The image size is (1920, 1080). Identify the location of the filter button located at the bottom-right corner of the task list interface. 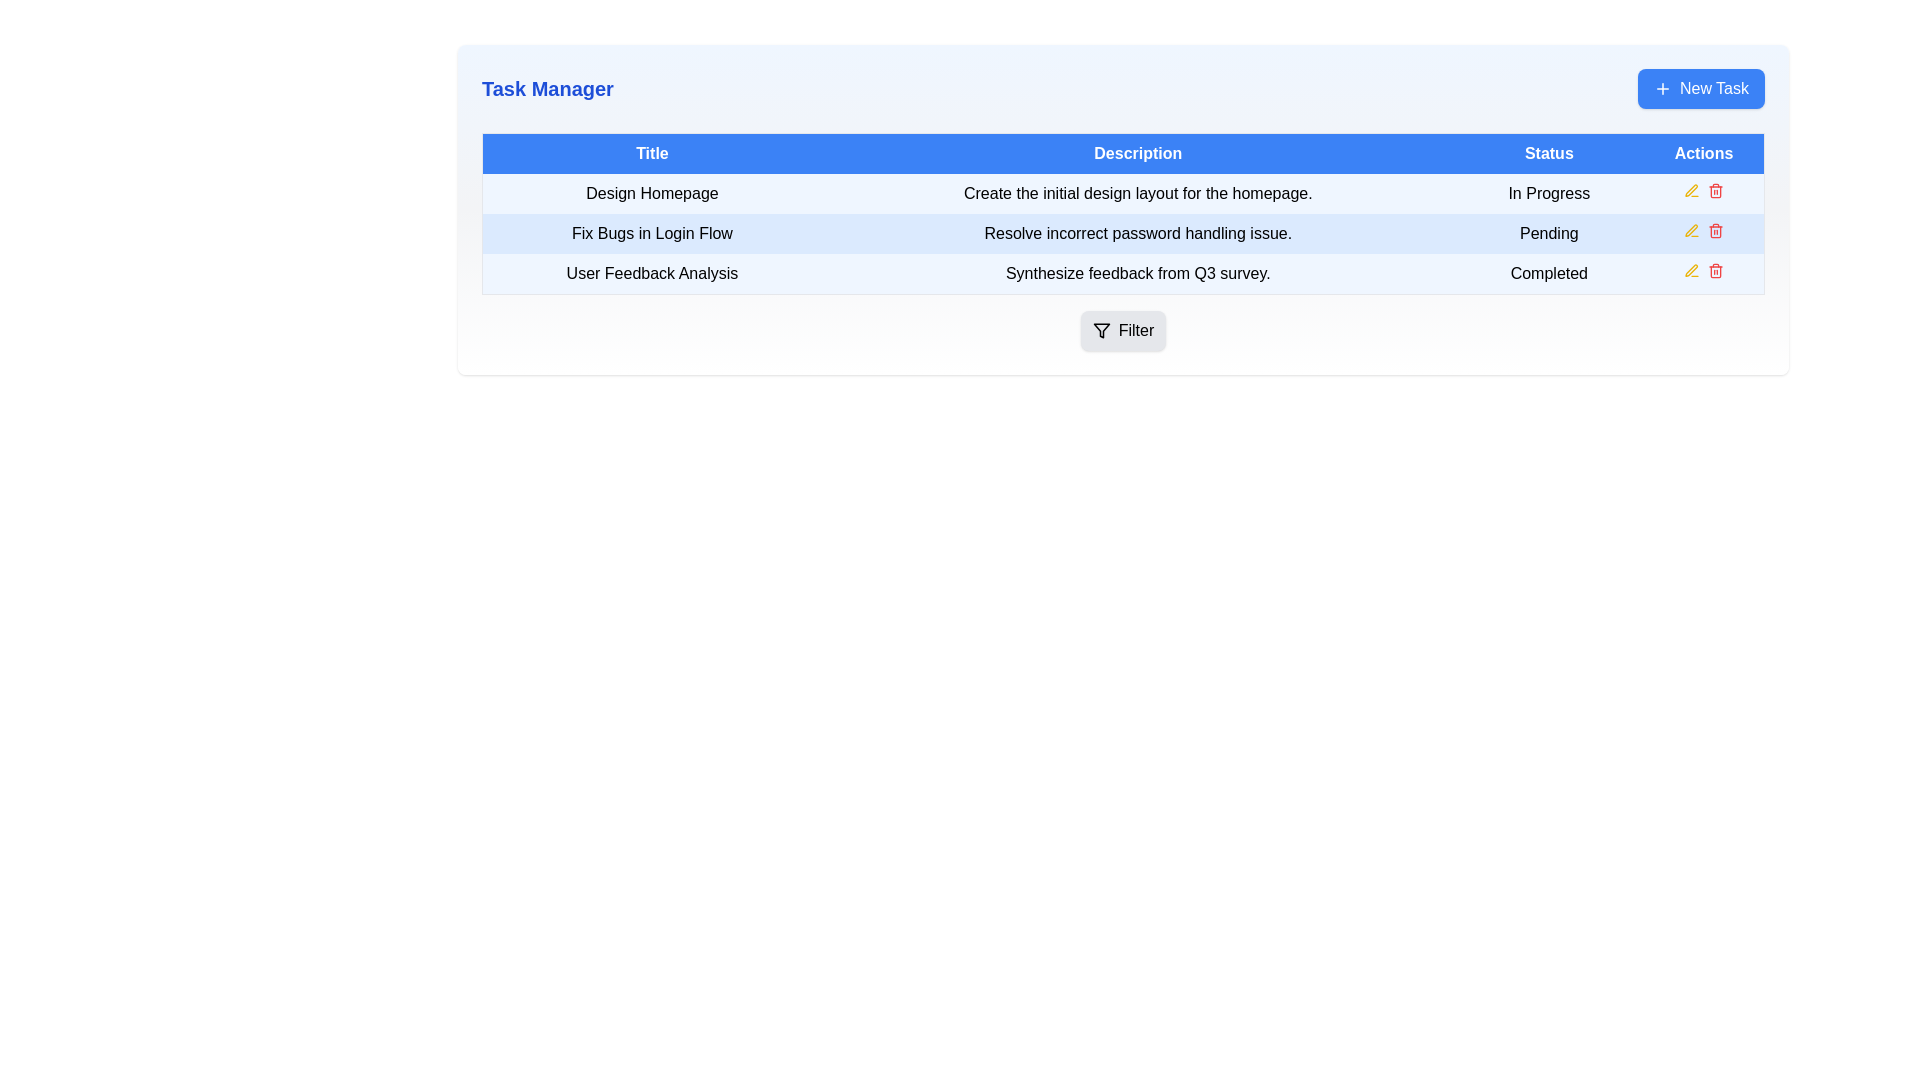
(1123, 330).